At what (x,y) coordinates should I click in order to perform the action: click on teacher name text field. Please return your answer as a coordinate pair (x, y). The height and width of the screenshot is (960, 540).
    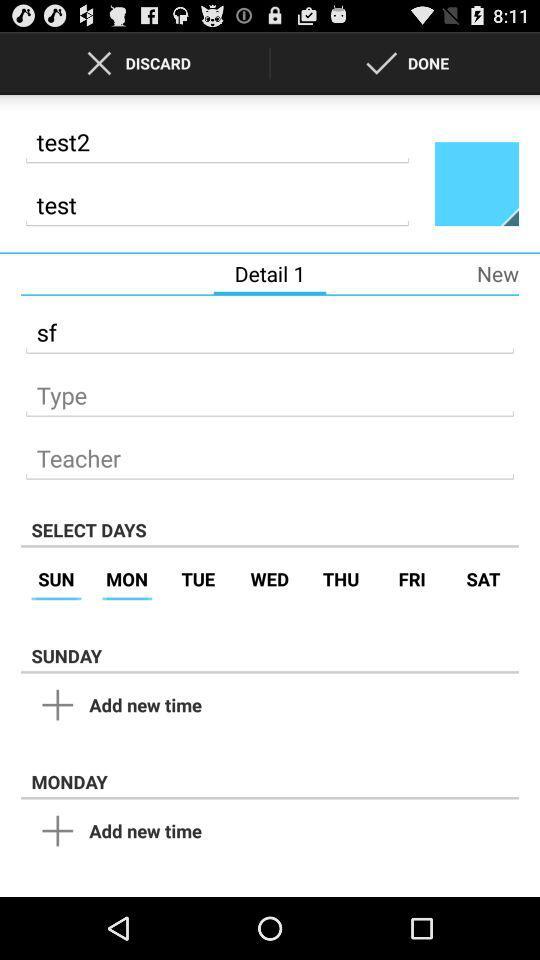
    Looking at the image, I should click on (270, 453).